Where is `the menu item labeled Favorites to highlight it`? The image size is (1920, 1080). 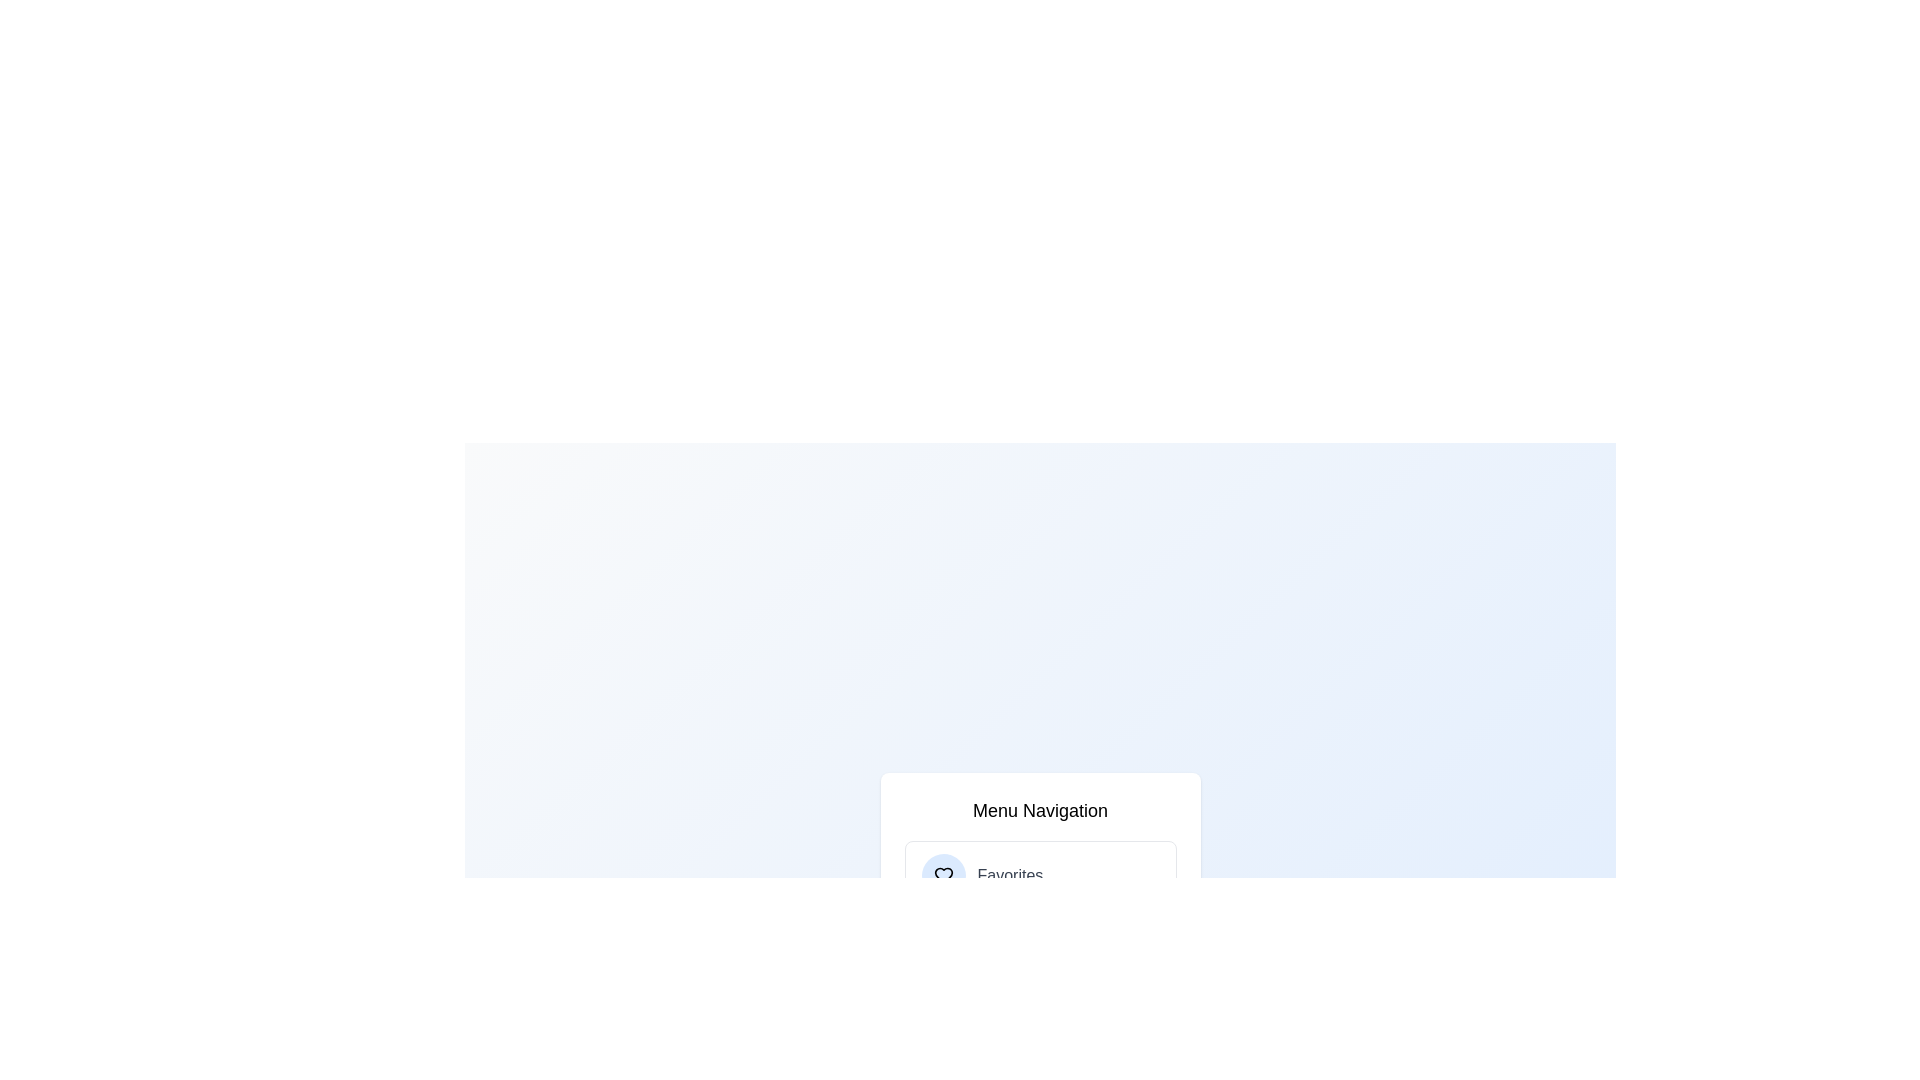
the menu item labeled Favorites to highlight it is located at coordinates (1040, 874).